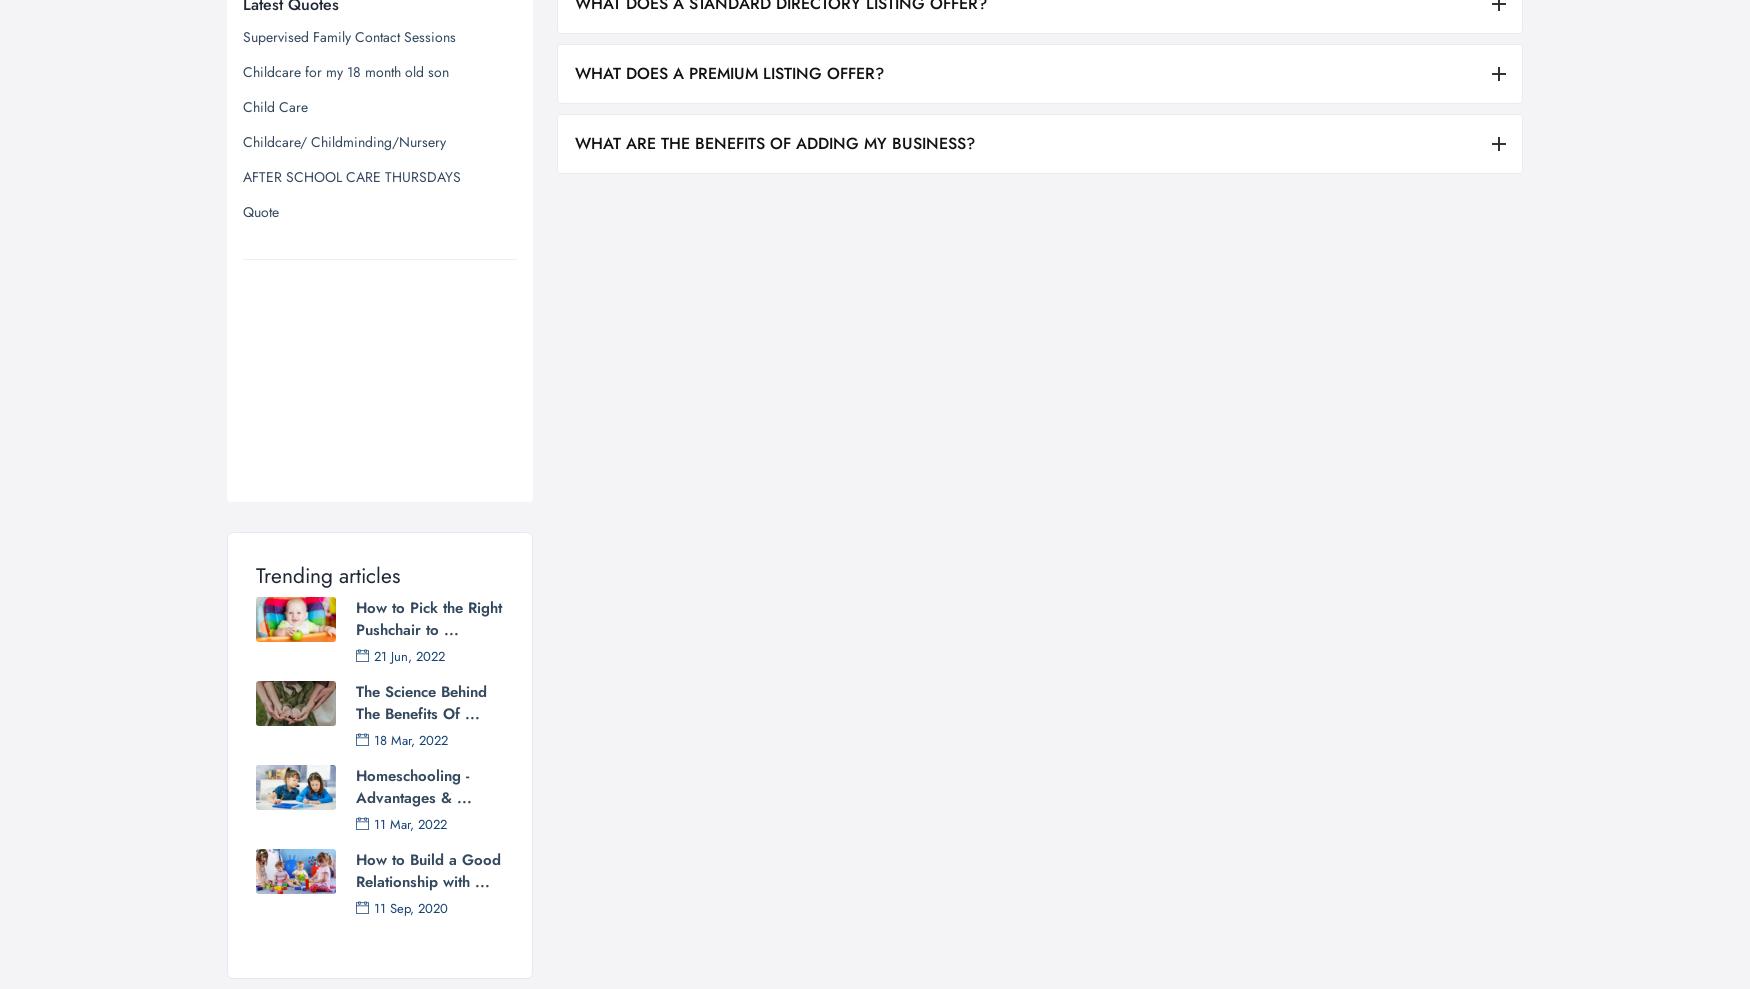 This screenshot has height=989, width=1750. I want to click on 'Cookies Settings', so click(1155, 878).